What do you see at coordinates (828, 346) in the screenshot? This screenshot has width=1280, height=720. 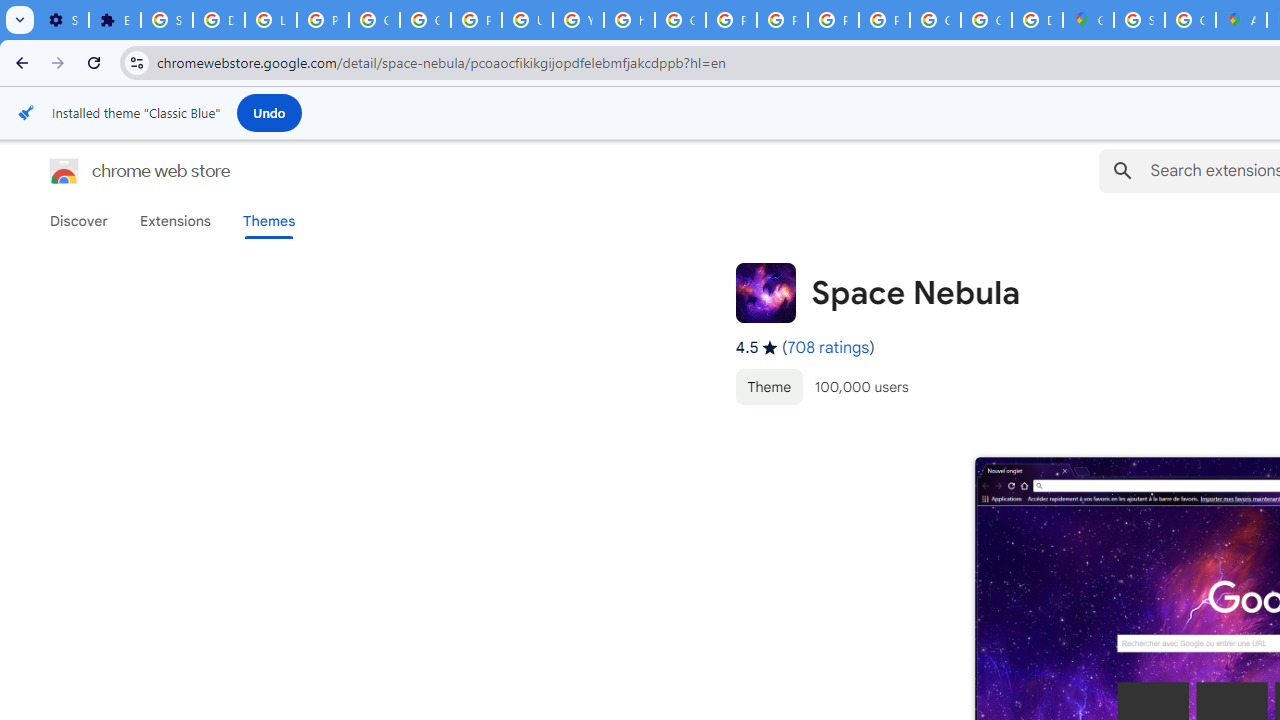 I see `'708 ratings'` at bounding box center [828, 346].